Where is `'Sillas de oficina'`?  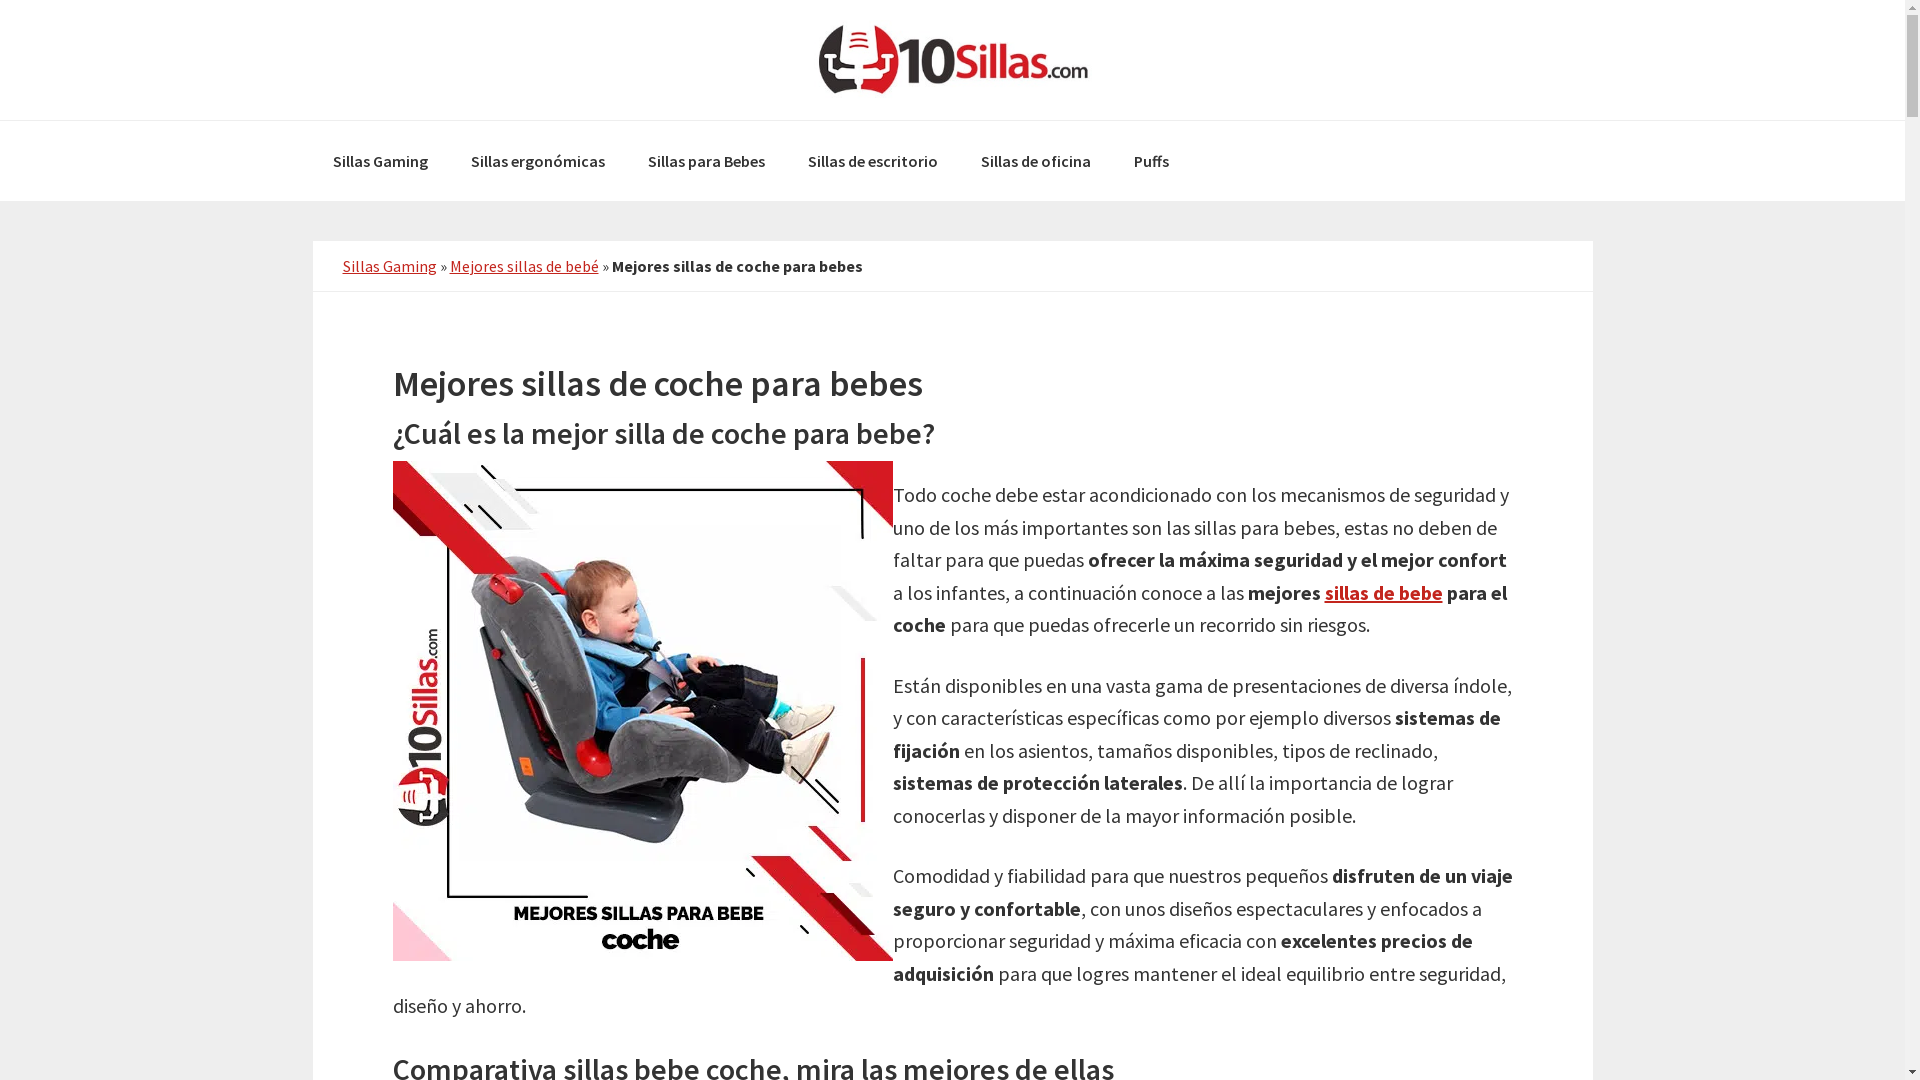
'Sillas de oficina' is located at coordinates (1035, 160).